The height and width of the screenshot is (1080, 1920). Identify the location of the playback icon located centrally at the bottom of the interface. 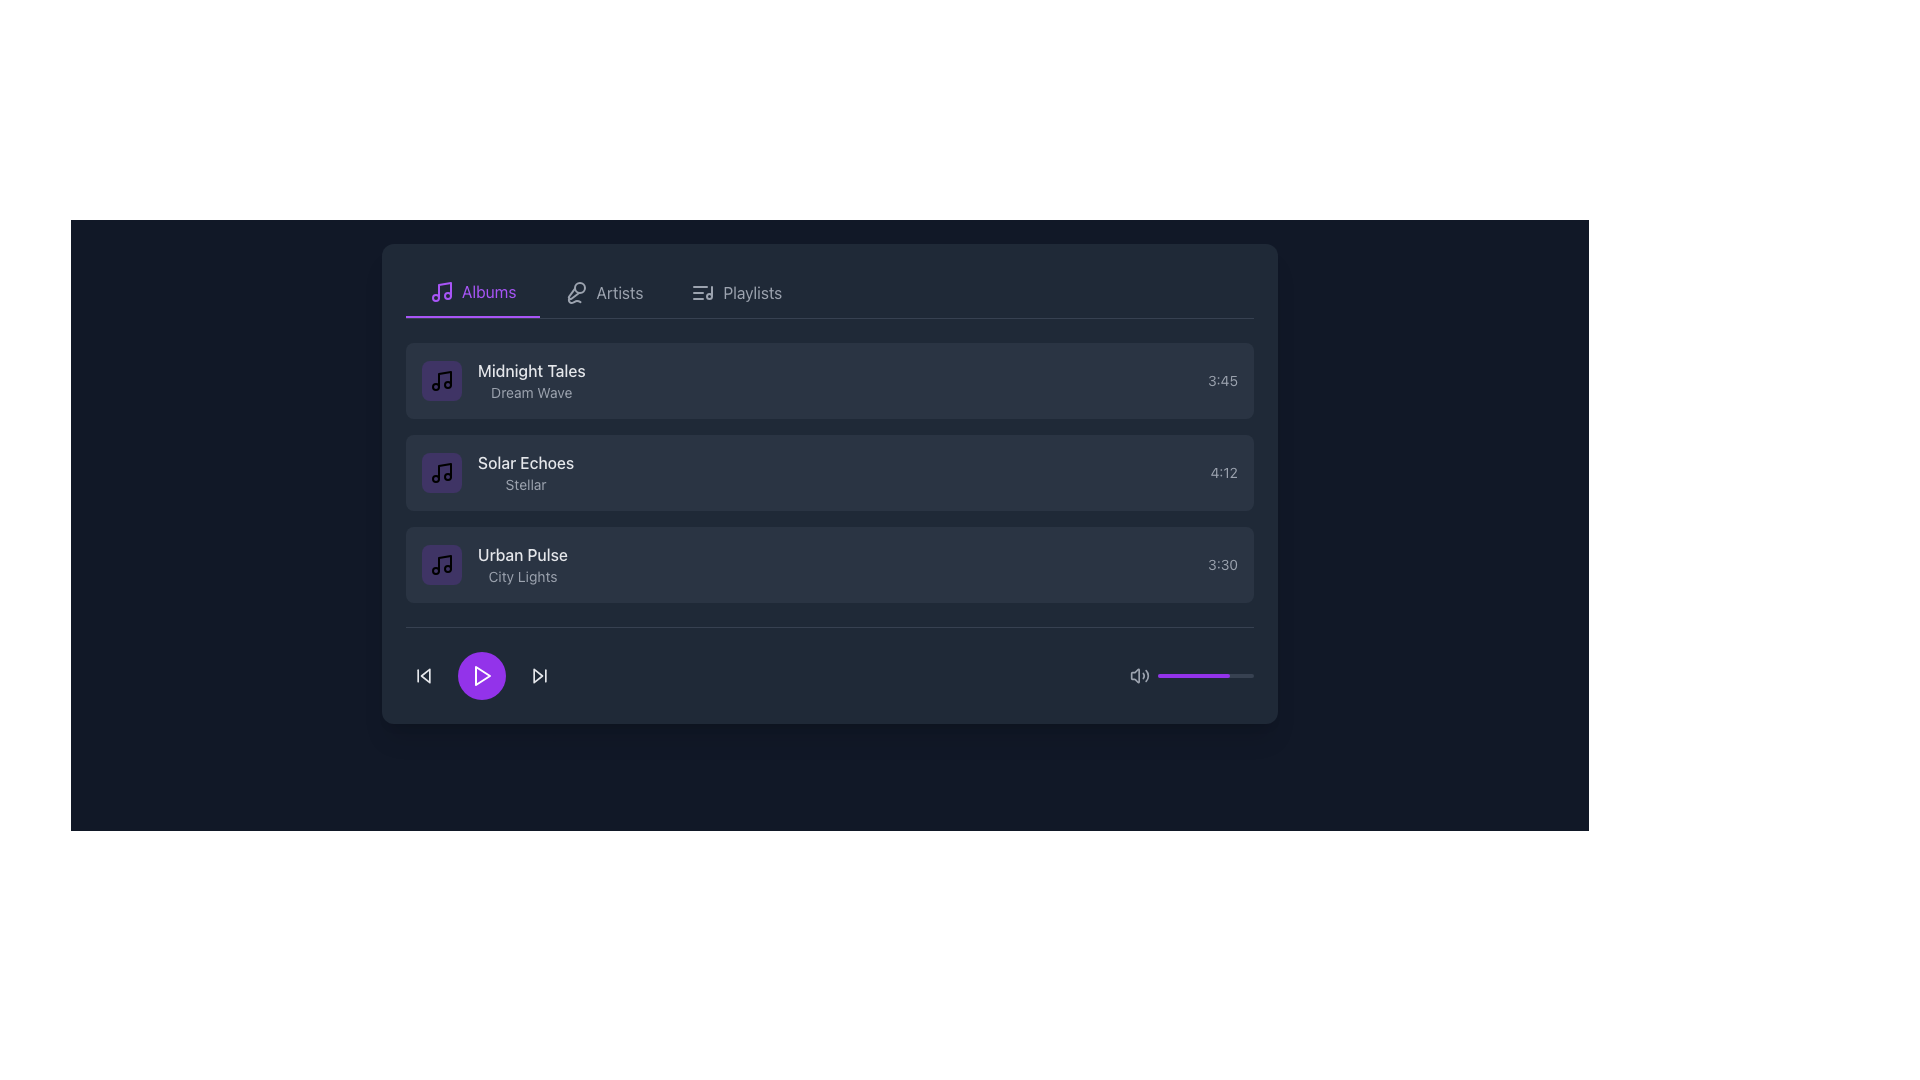
(481, 675).